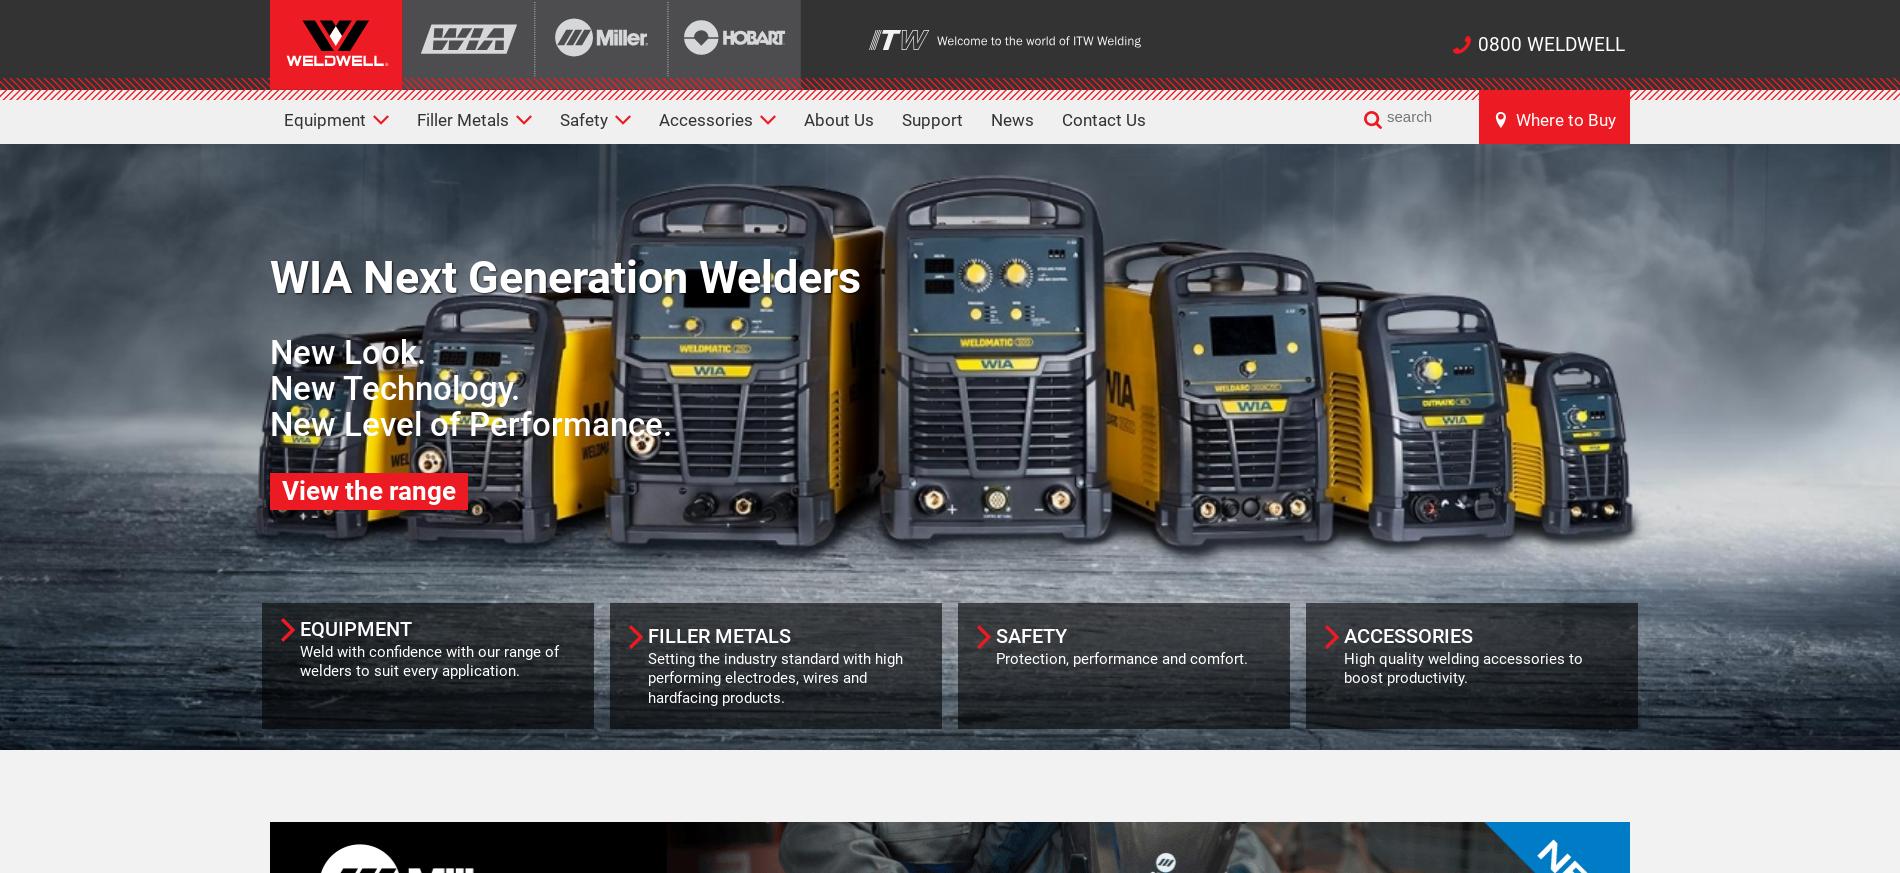  What do you see at coordinates (268, 350) in the screenshot?
I see `'New Look.'` at bounding box center [268, 350].